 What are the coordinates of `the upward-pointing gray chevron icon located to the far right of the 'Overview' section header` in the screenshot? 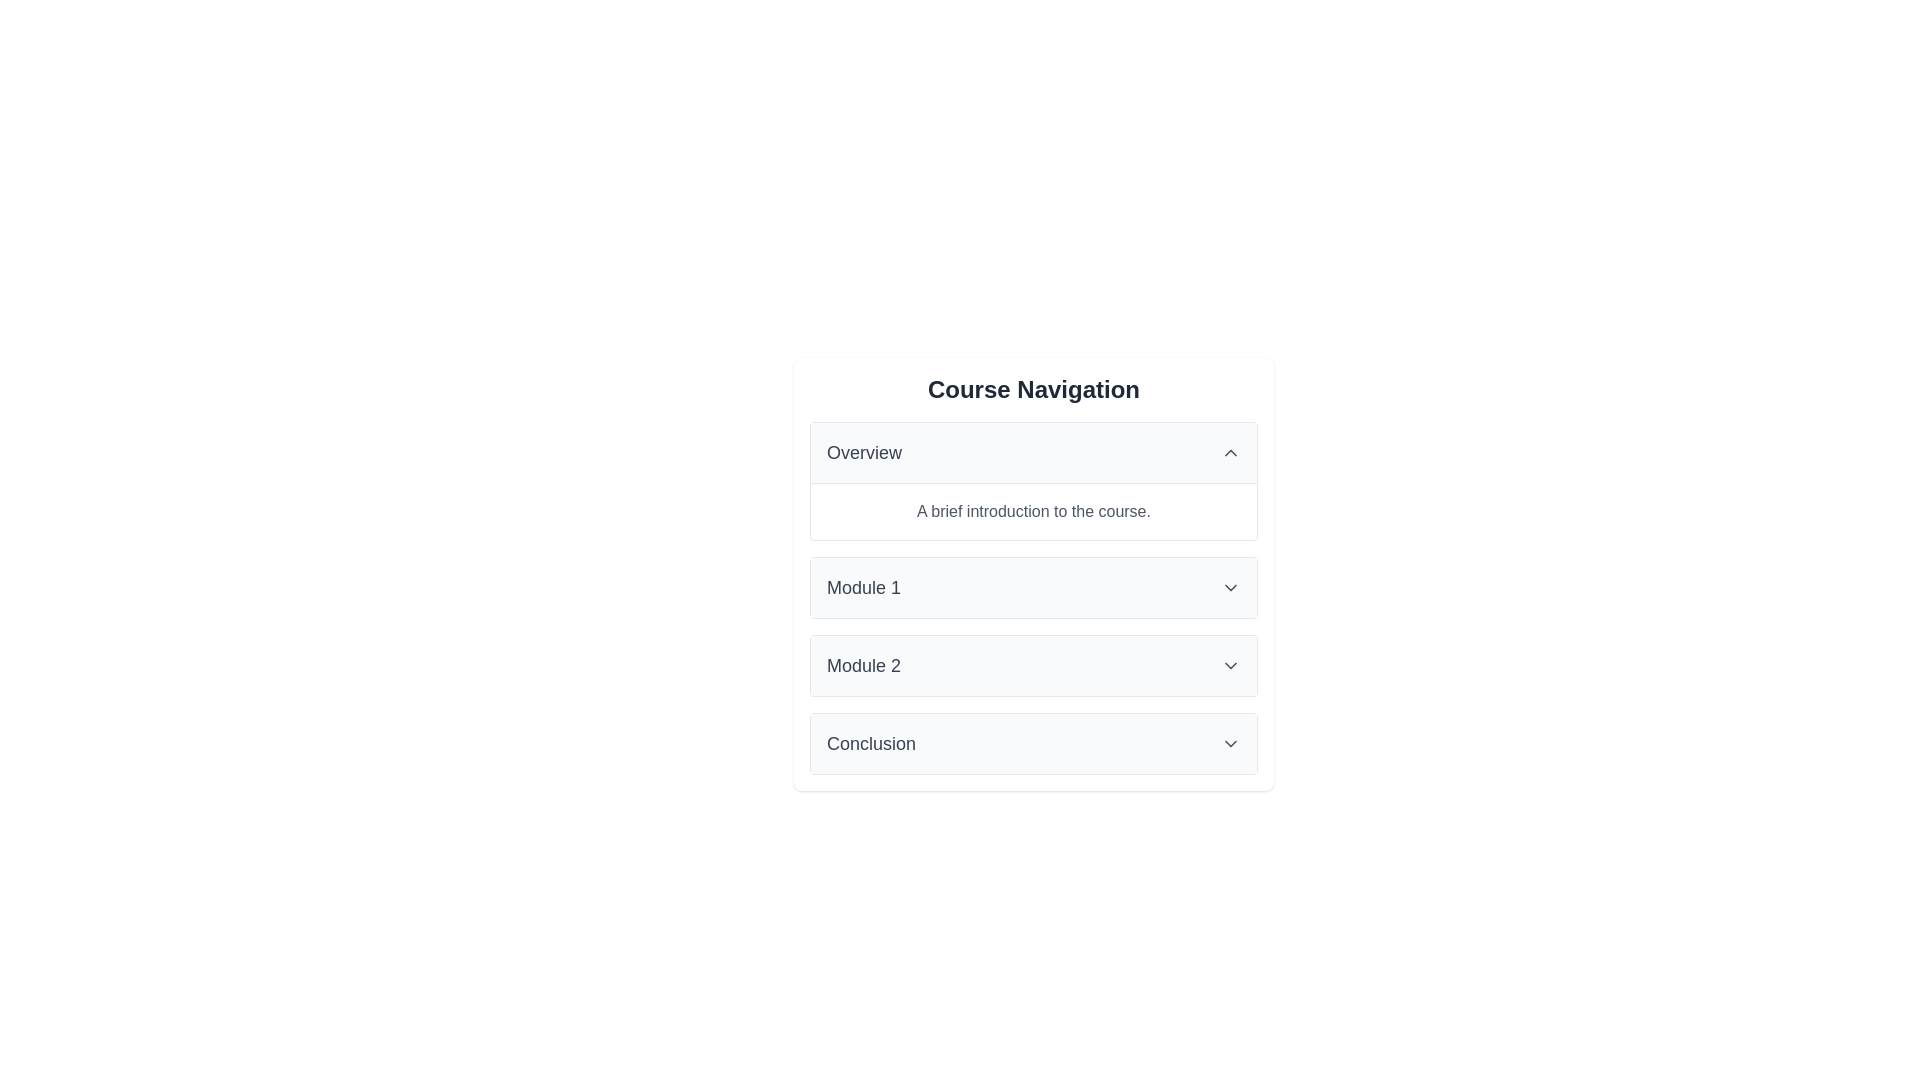 It's located at (1229, 452).